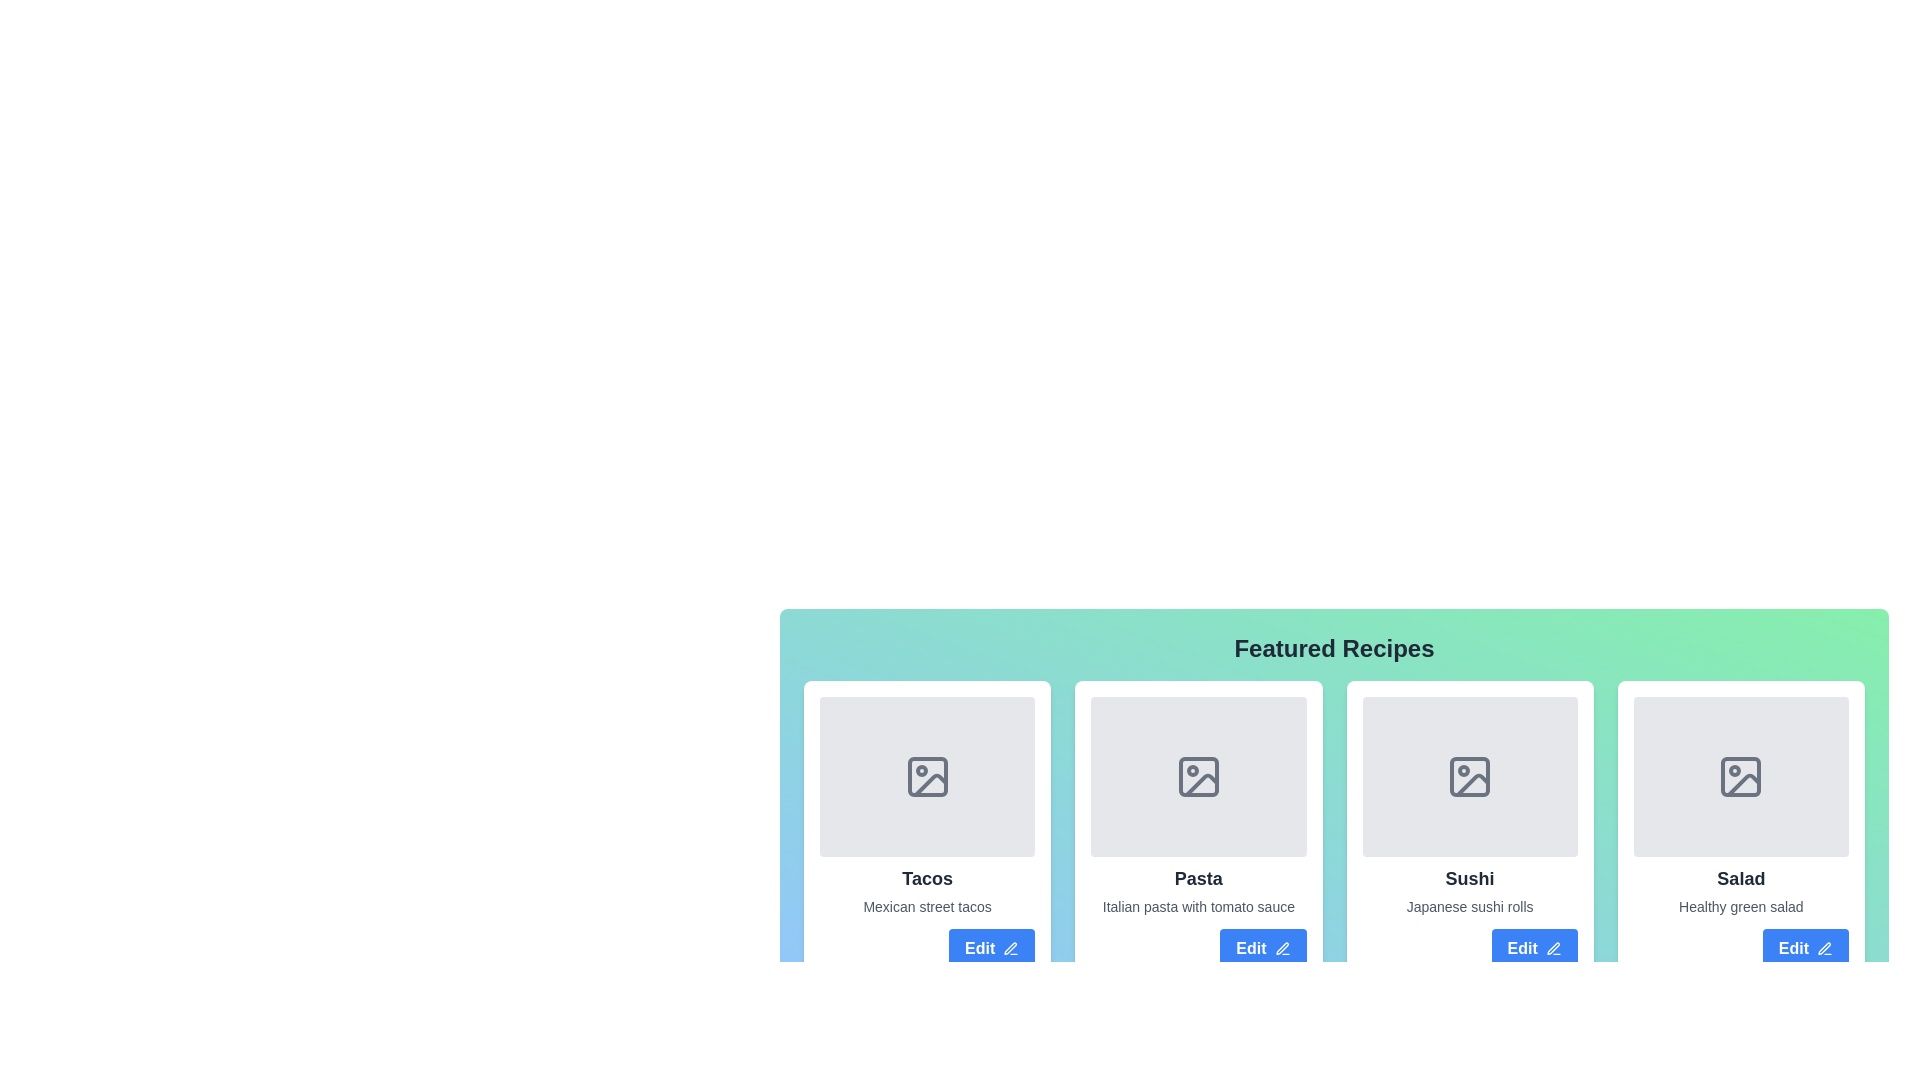 Image resolution: width=1920 pixels, height=1080 pixels. Describe the element at coordinates (1740, 775) in the screenshot. I see `the image placeholder rectangle within the 'Salad' card, located in the fourth column of the featured recipe cards in the lower right section of the interface` at that location.